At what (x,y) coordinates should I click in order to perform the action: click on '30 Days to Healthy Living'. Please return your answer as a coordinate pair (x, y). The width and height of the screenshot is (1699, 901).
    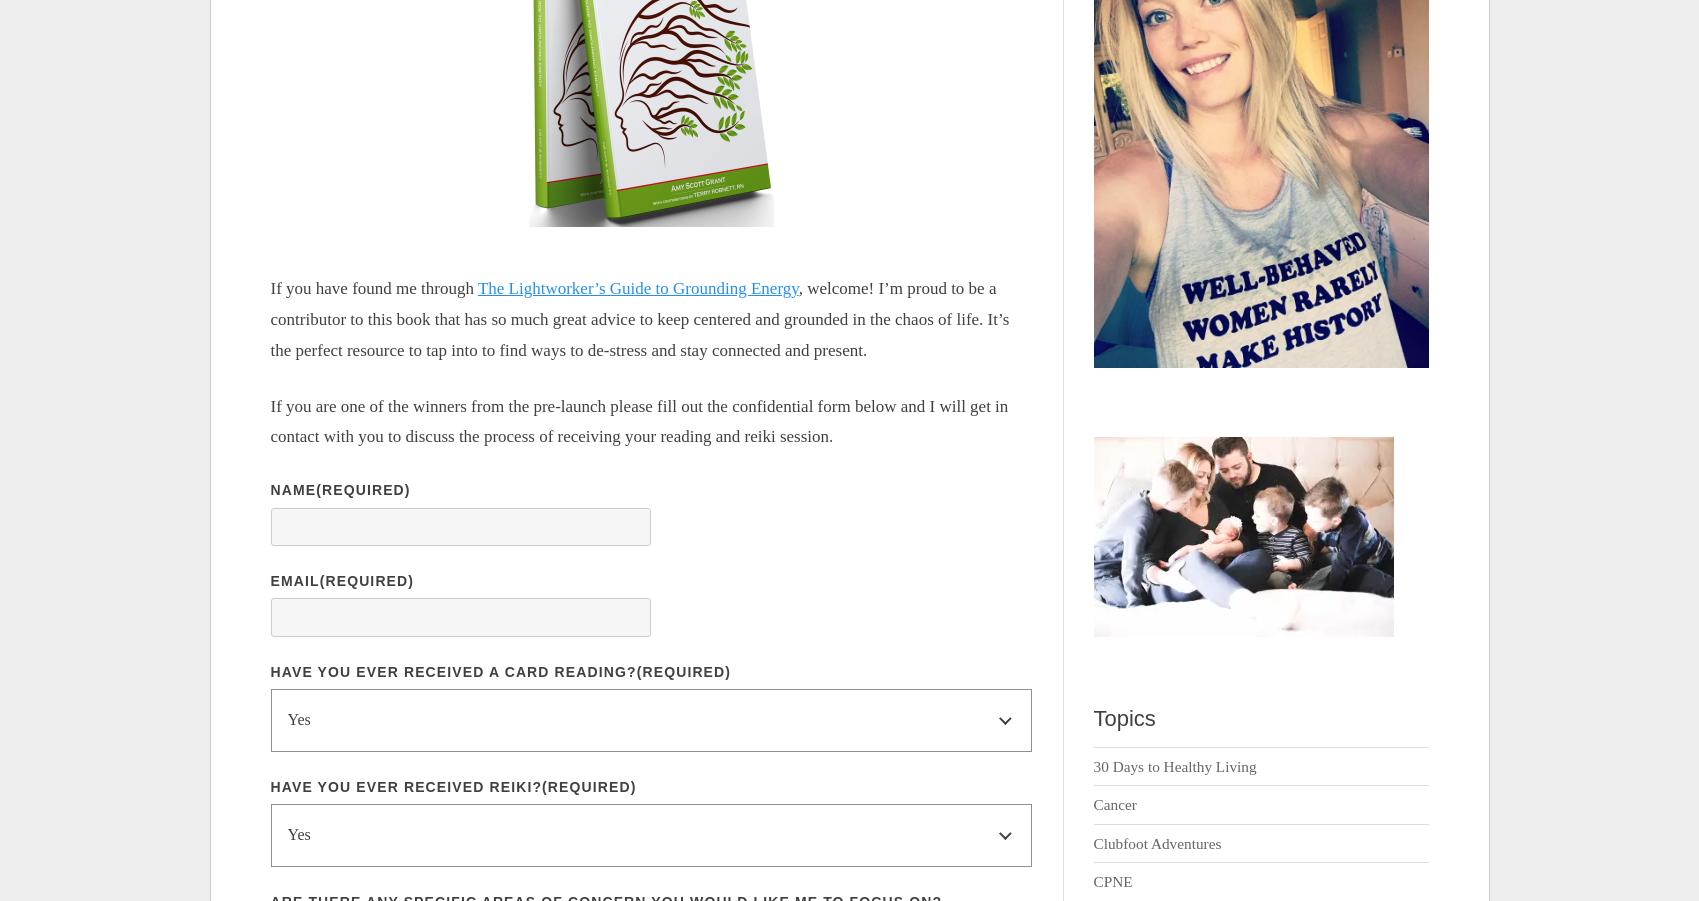
    Looking at the image, I should click on (1091, 764).